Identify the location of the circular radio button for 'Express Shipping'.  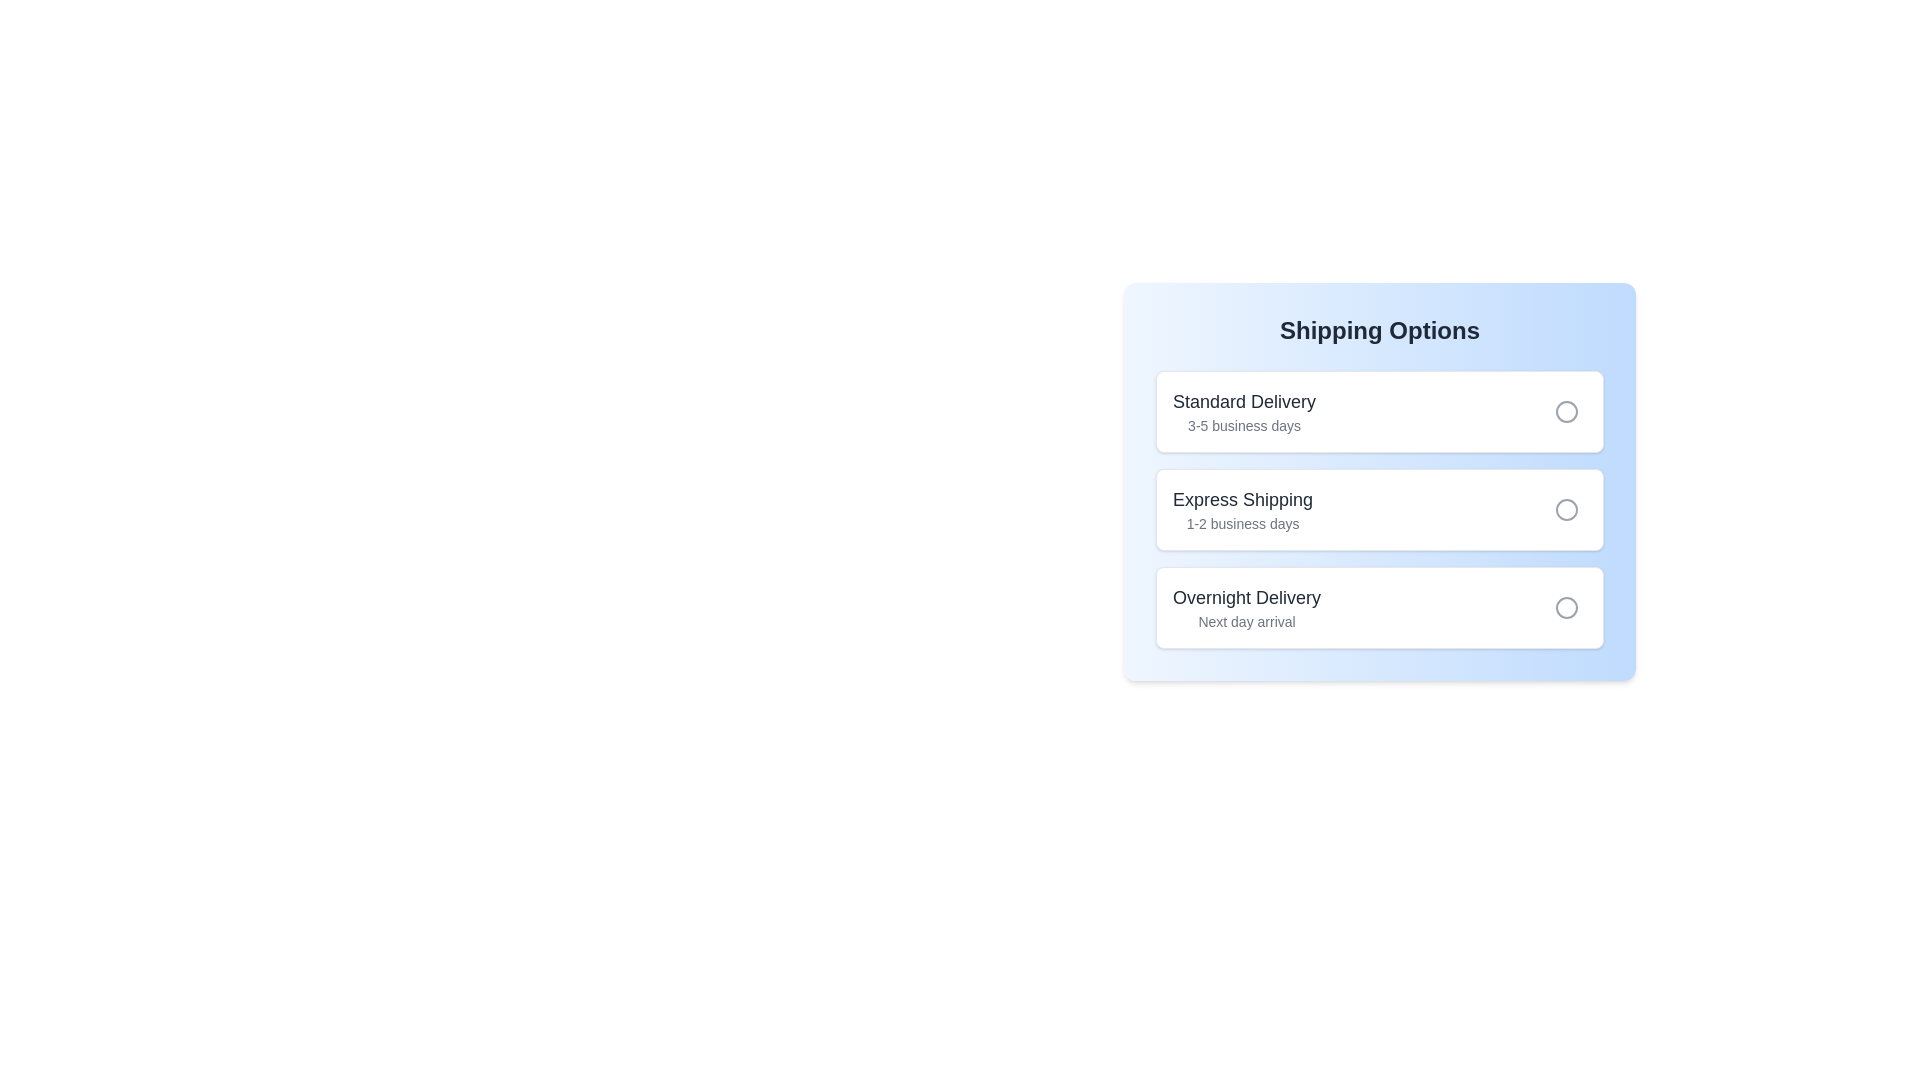
(1379, 508).